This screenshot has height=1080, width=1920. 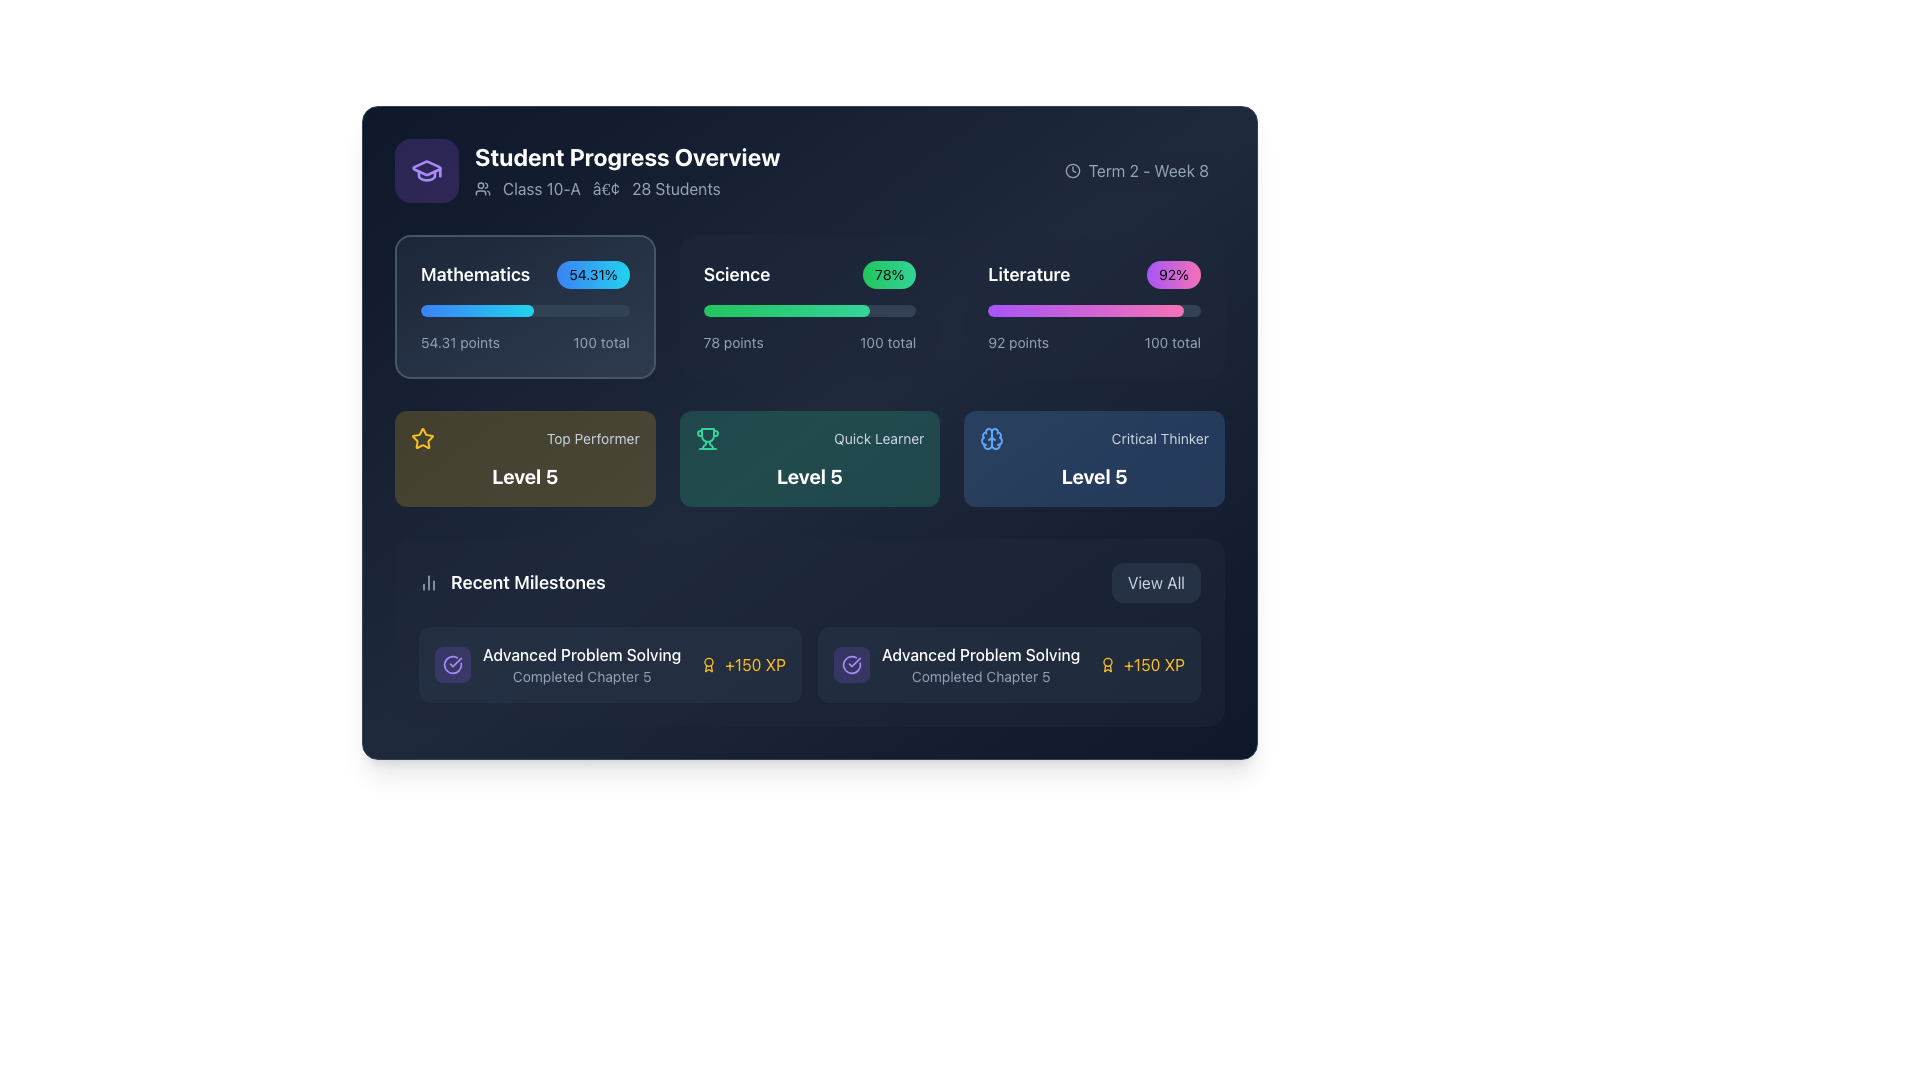 I want to click on the 'Advanced Problem Solving' milestone text display element located in the 'Recent Milestones' section, which is positioned above a completed checkmark icon, so click(x=581, y=664).